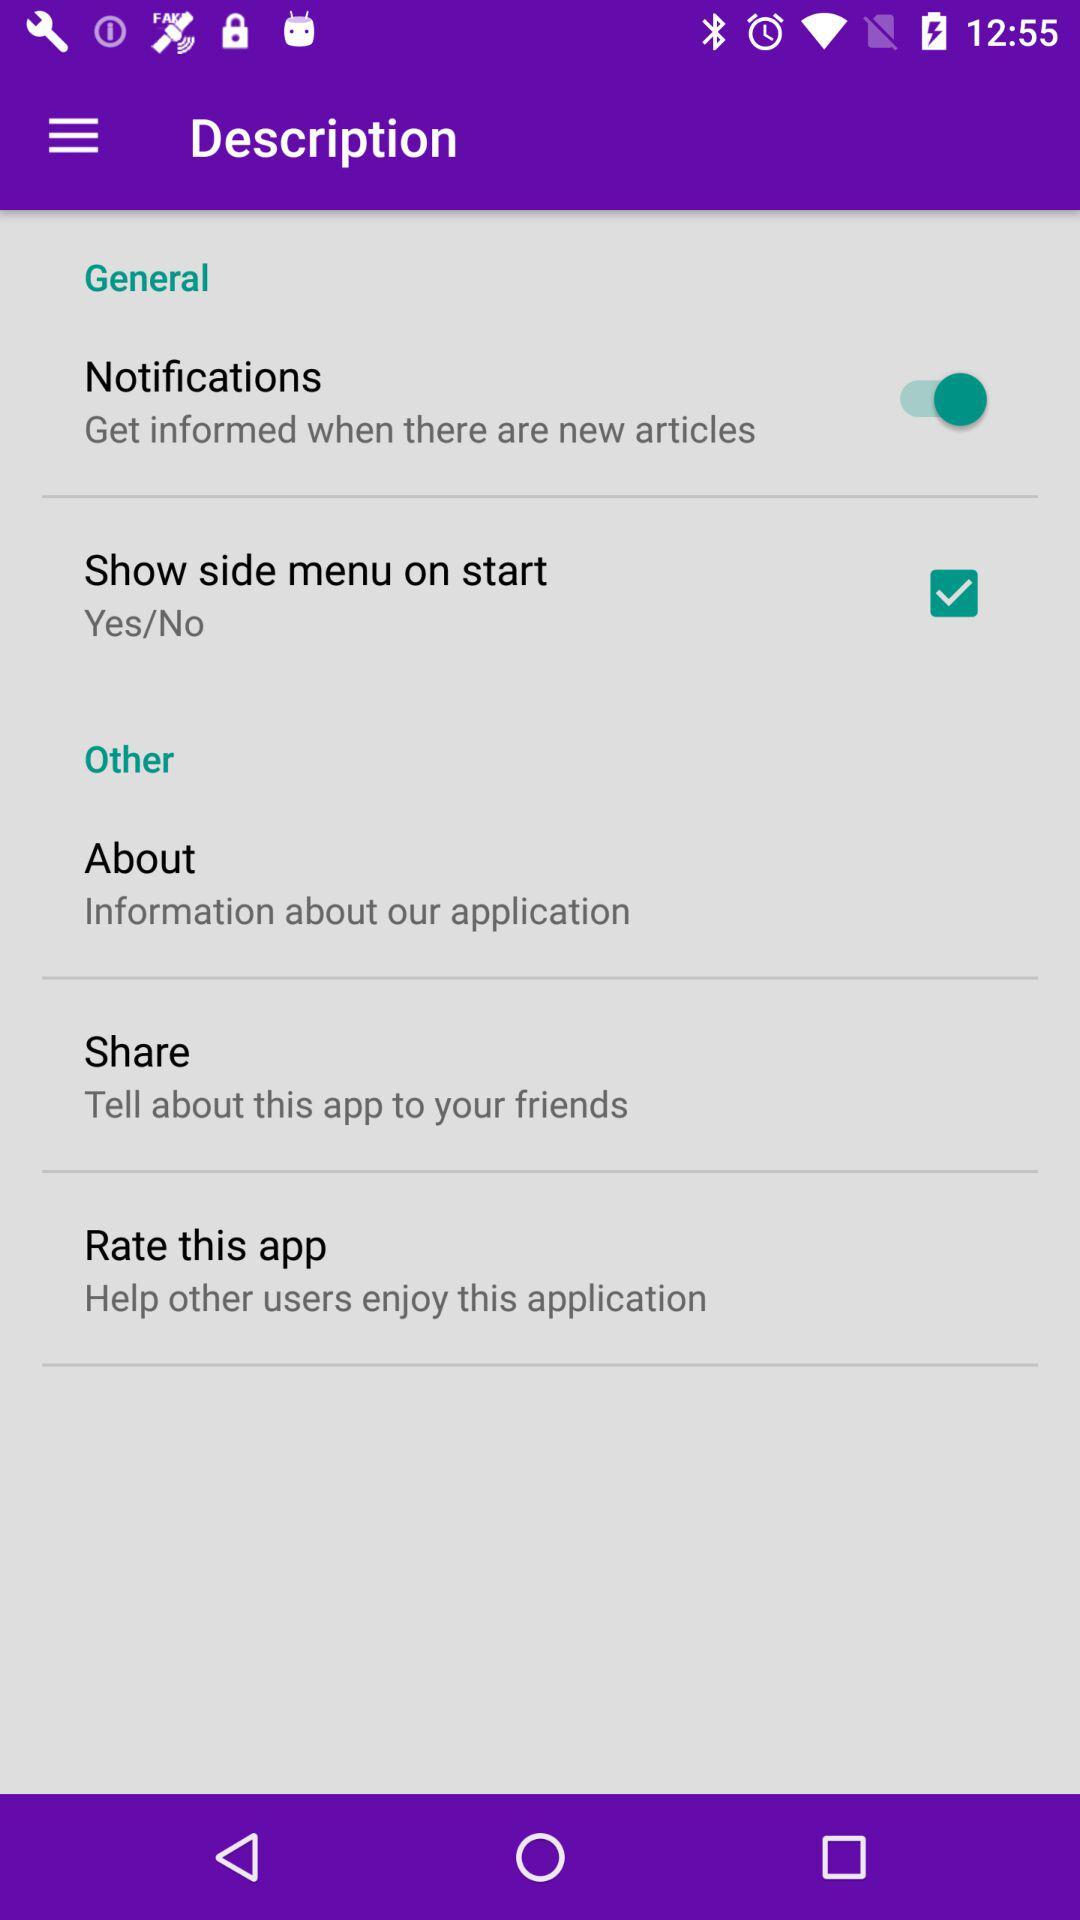 The image size is (1080, 1920). Describe the element at coordinates (356, 908) in the screenshot. I see `the icon above the share item` at that location.